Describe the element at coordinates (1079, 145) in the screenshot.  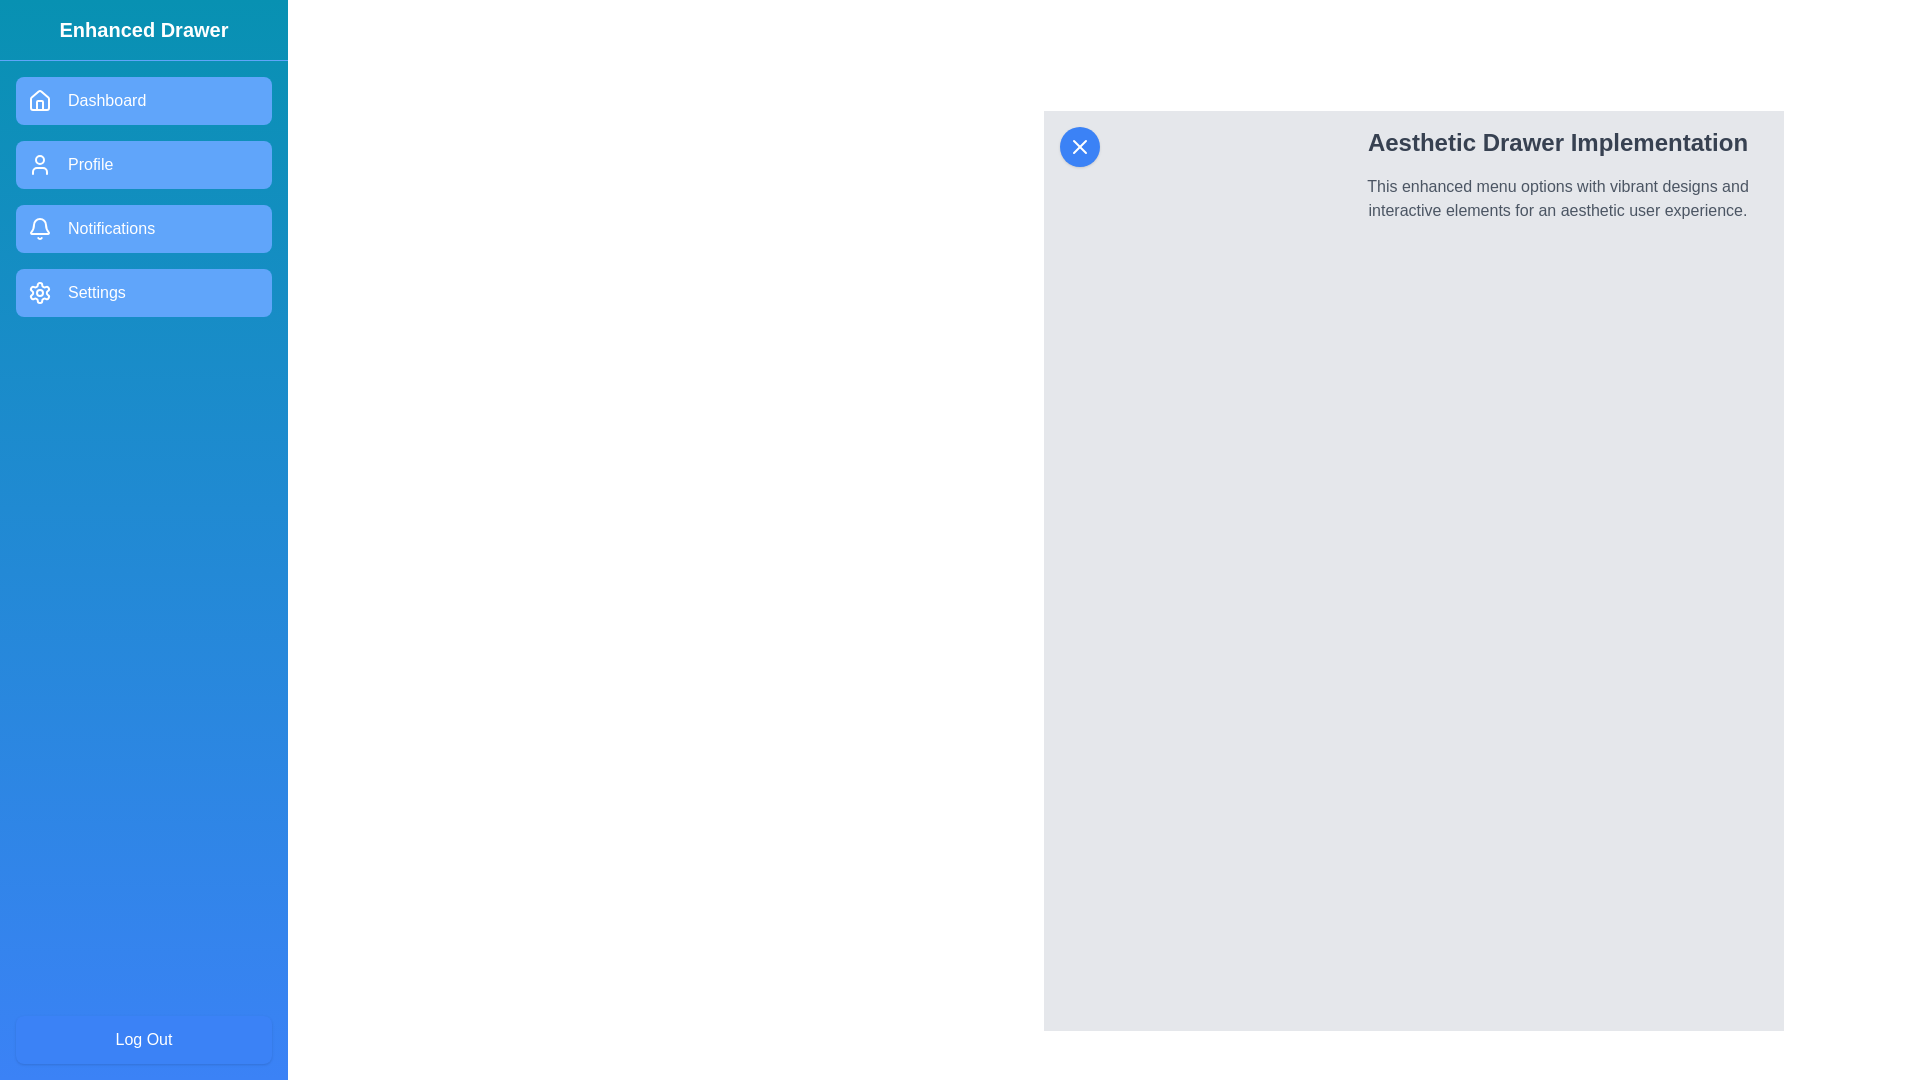
I see `the small 'X' icon styled with a blue circular background and white outline located in the top-left corner of the larger white circular button, which is part of the right panel near the title text 'Aesthetic Drawer Implementation'` at that location.